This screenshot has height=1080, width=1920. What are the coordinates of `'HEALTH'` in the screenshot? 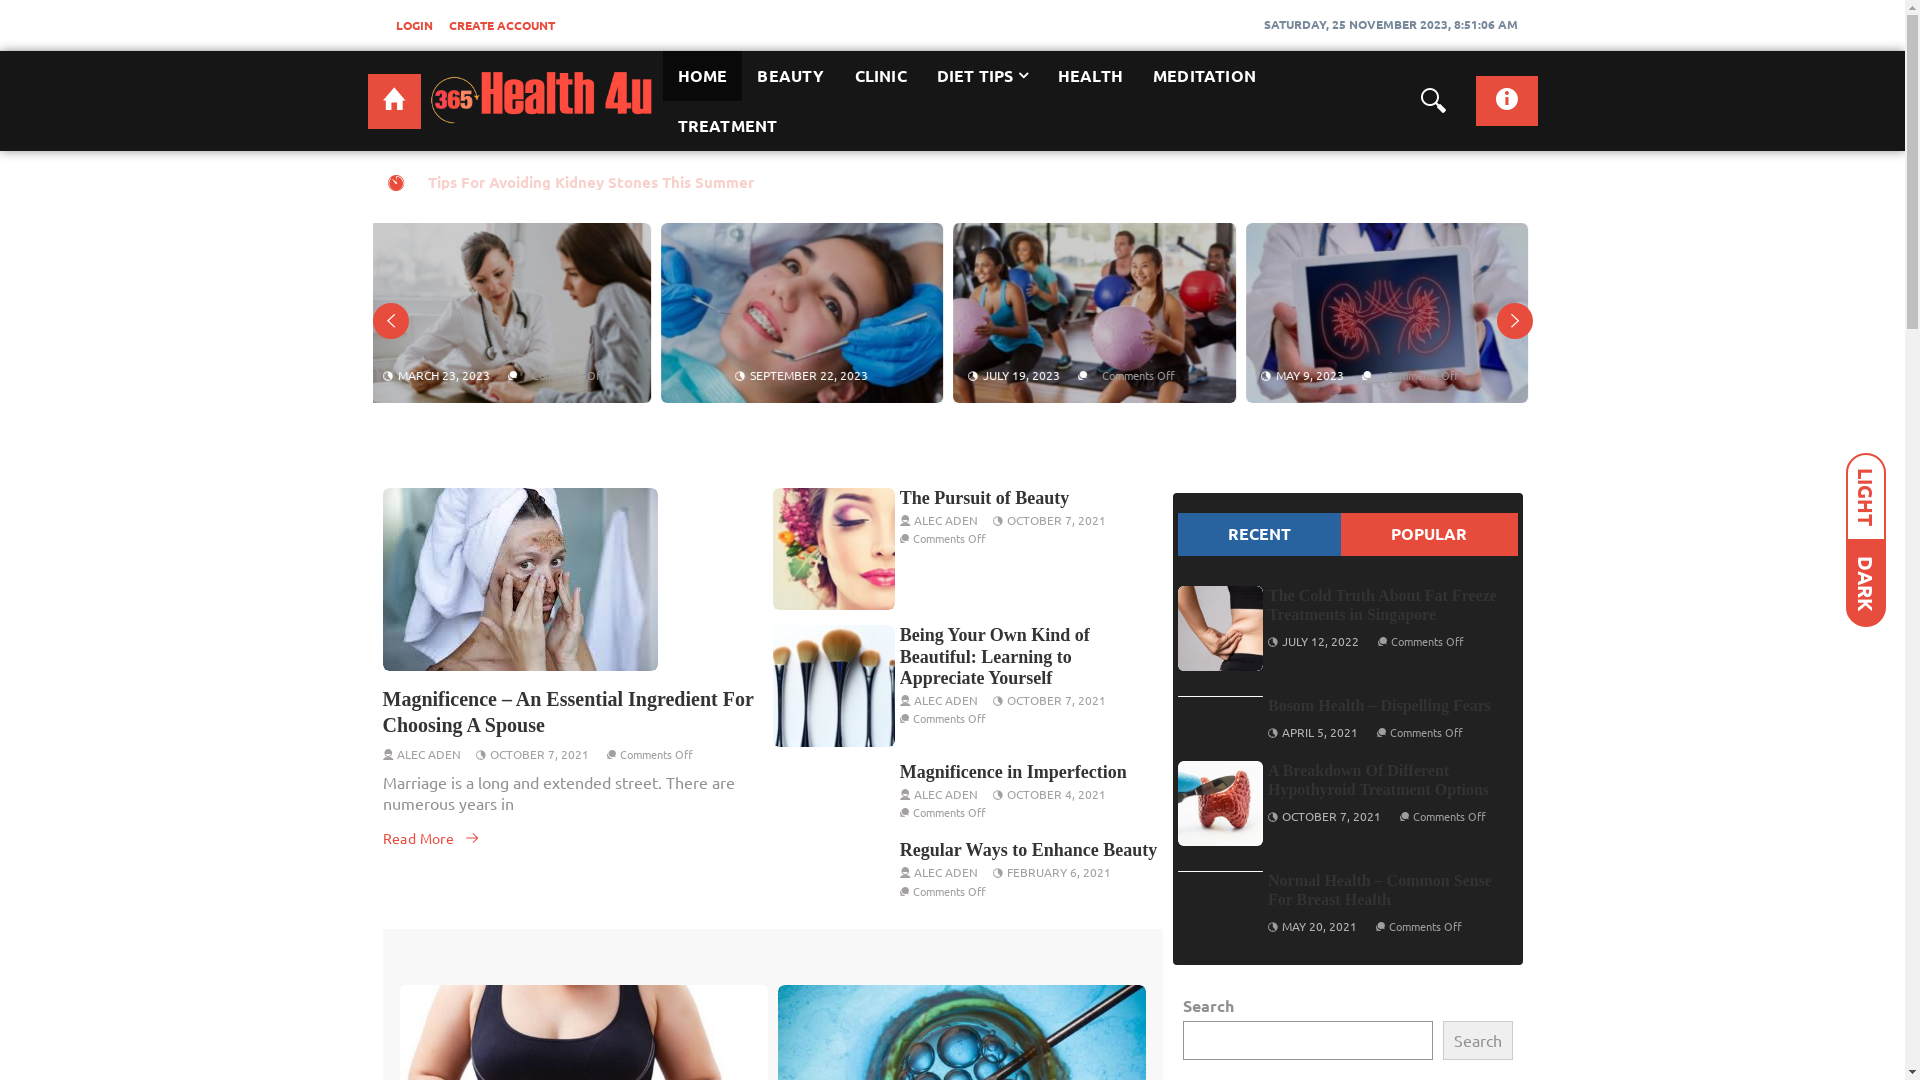 It's located at (1041, 75).